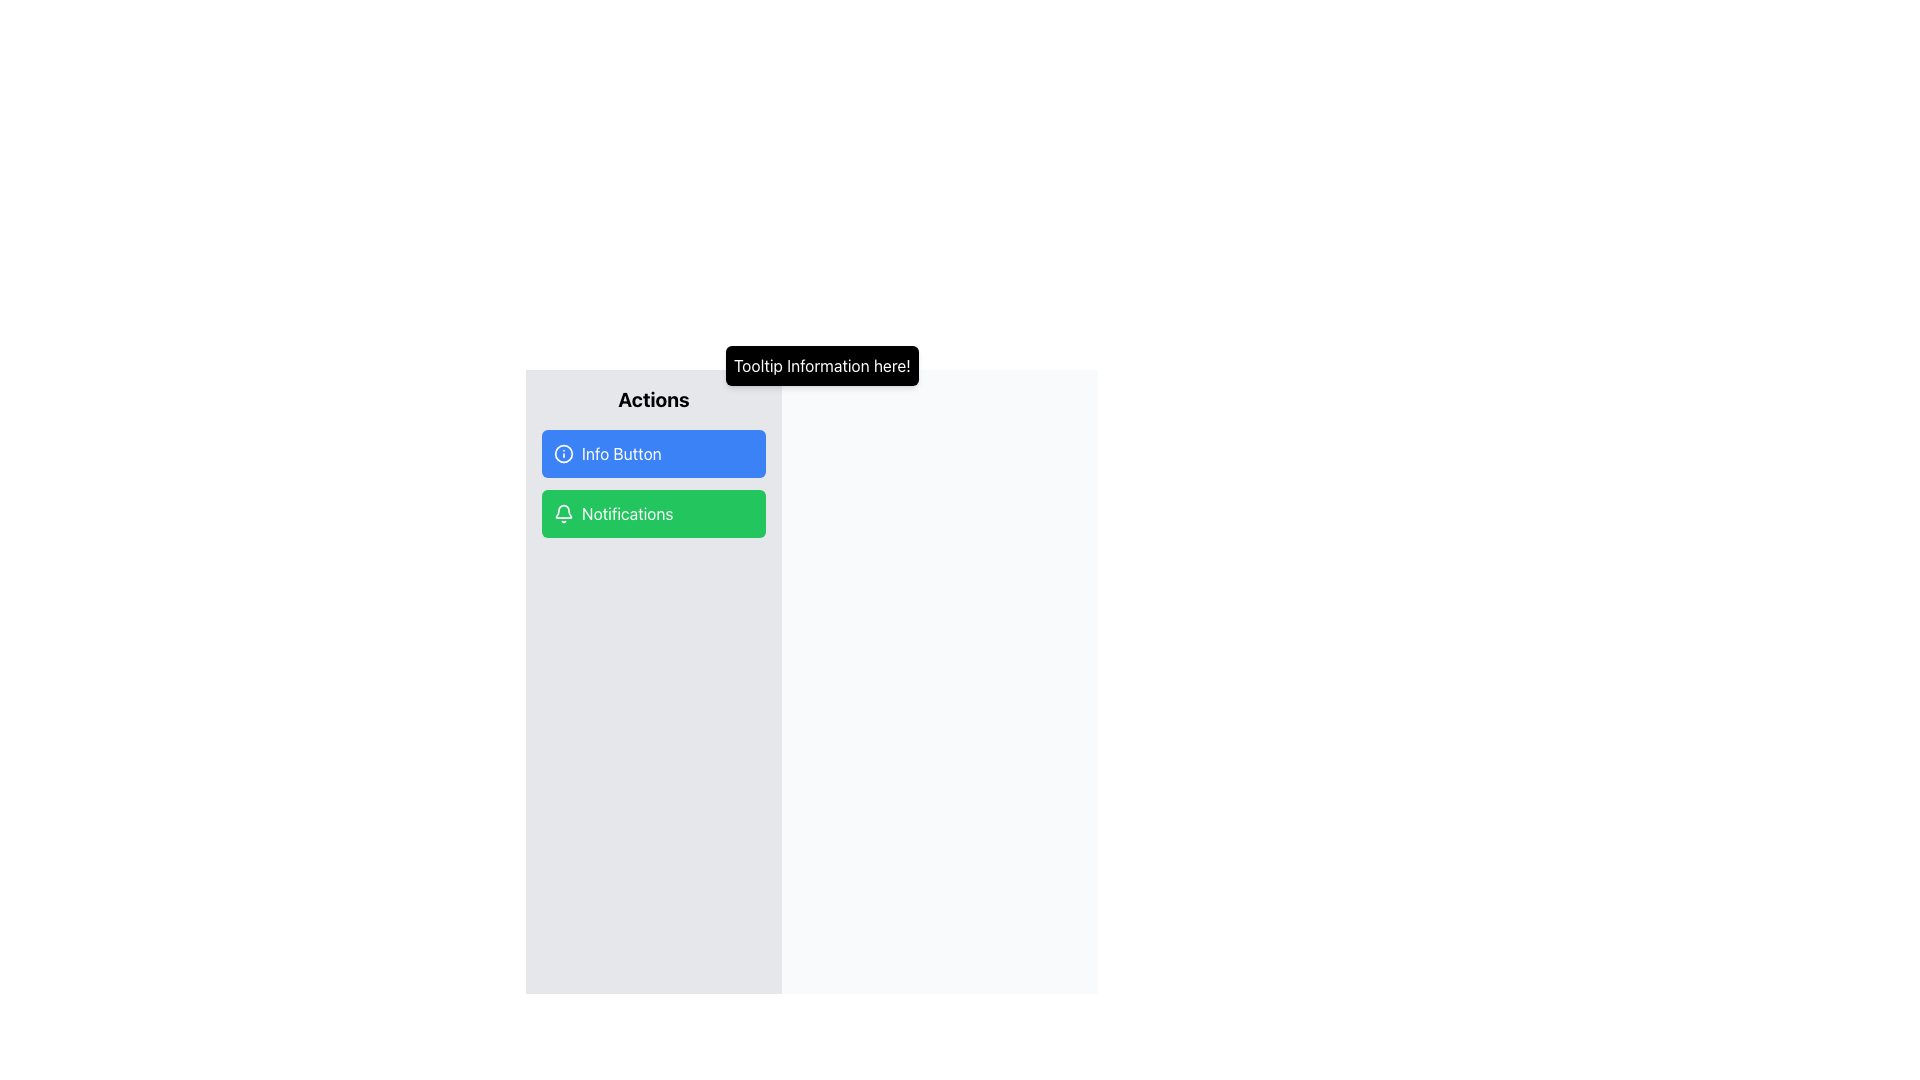 This screenshot has height=1080, width=1920. I want to click on the information icon located on the 'Info Button', which is the first button in a vertical list of similar buttons, so click(563, 454).